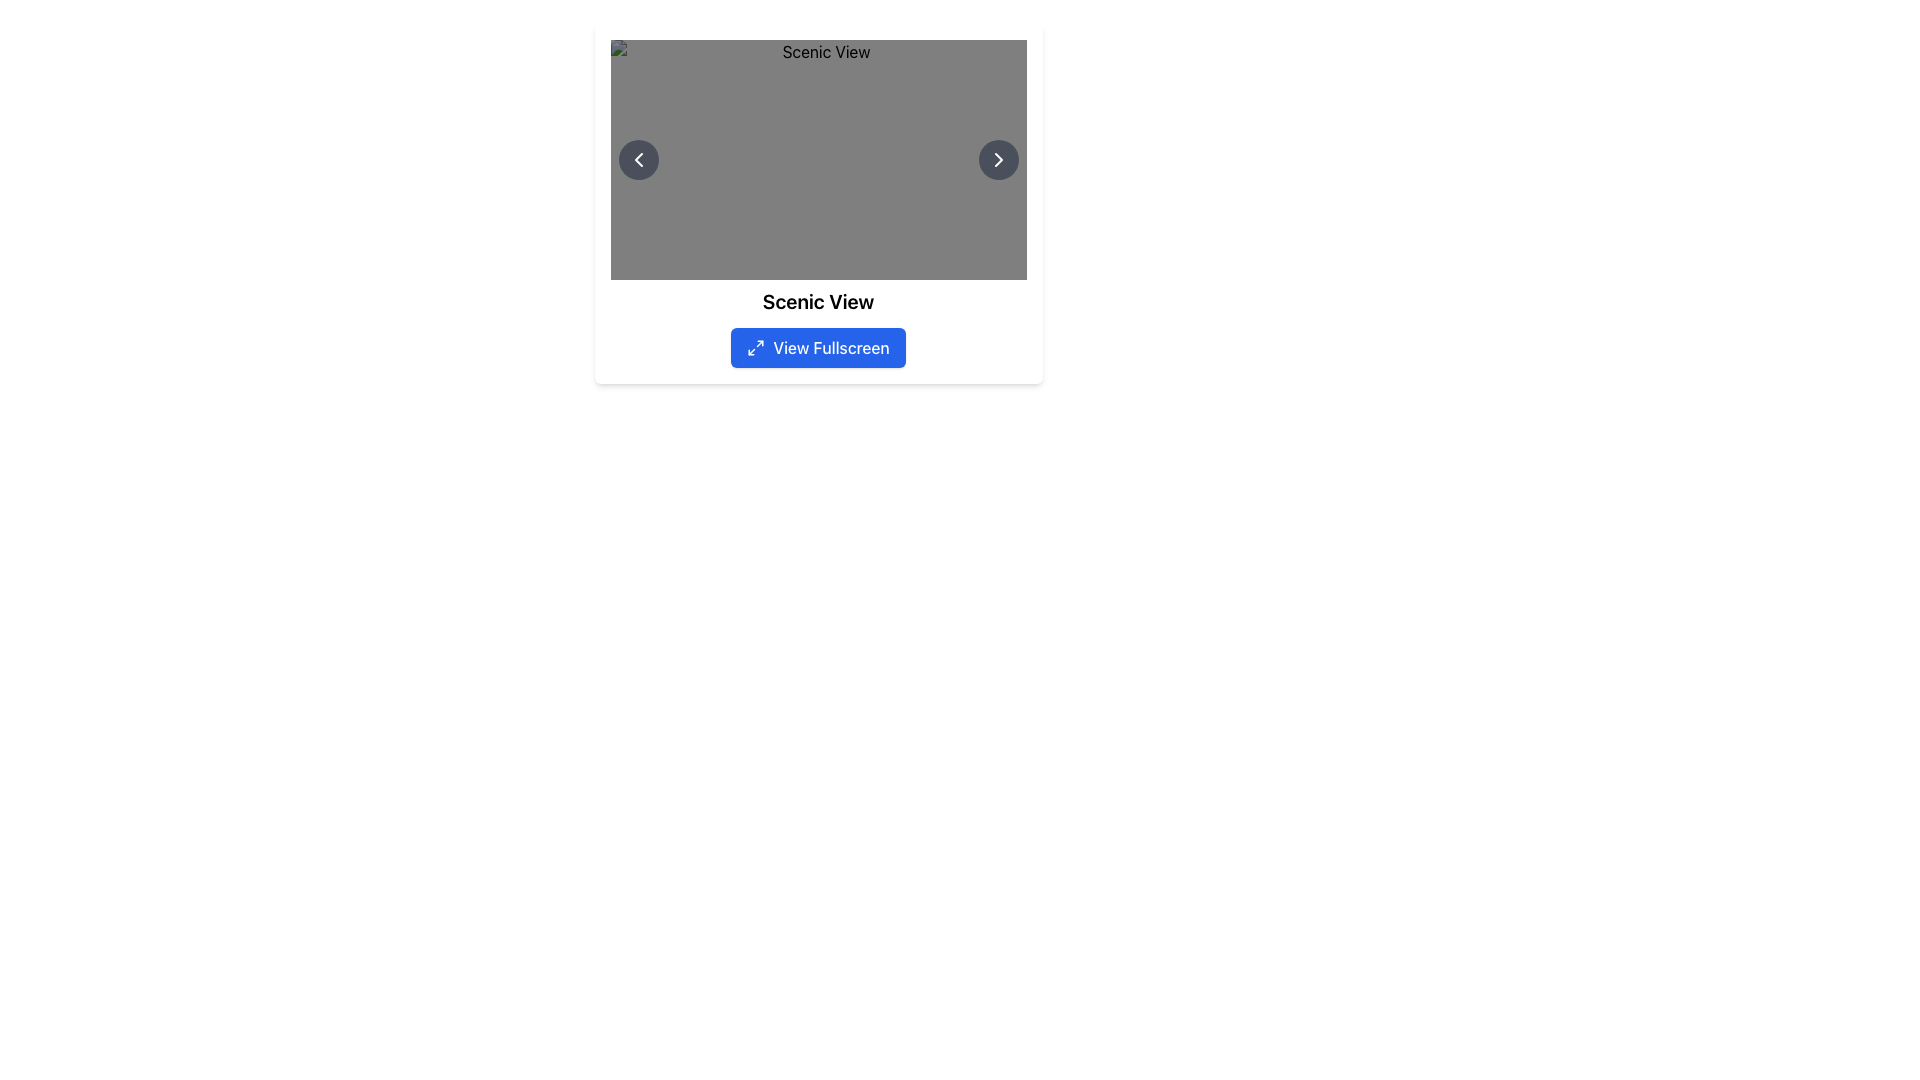  What do you see at coordinates (998, 158) in the screenshot?
I see `the right chevron button that navigates to the next item in the series to observe the hover effect` at bounding box center [998, 158].